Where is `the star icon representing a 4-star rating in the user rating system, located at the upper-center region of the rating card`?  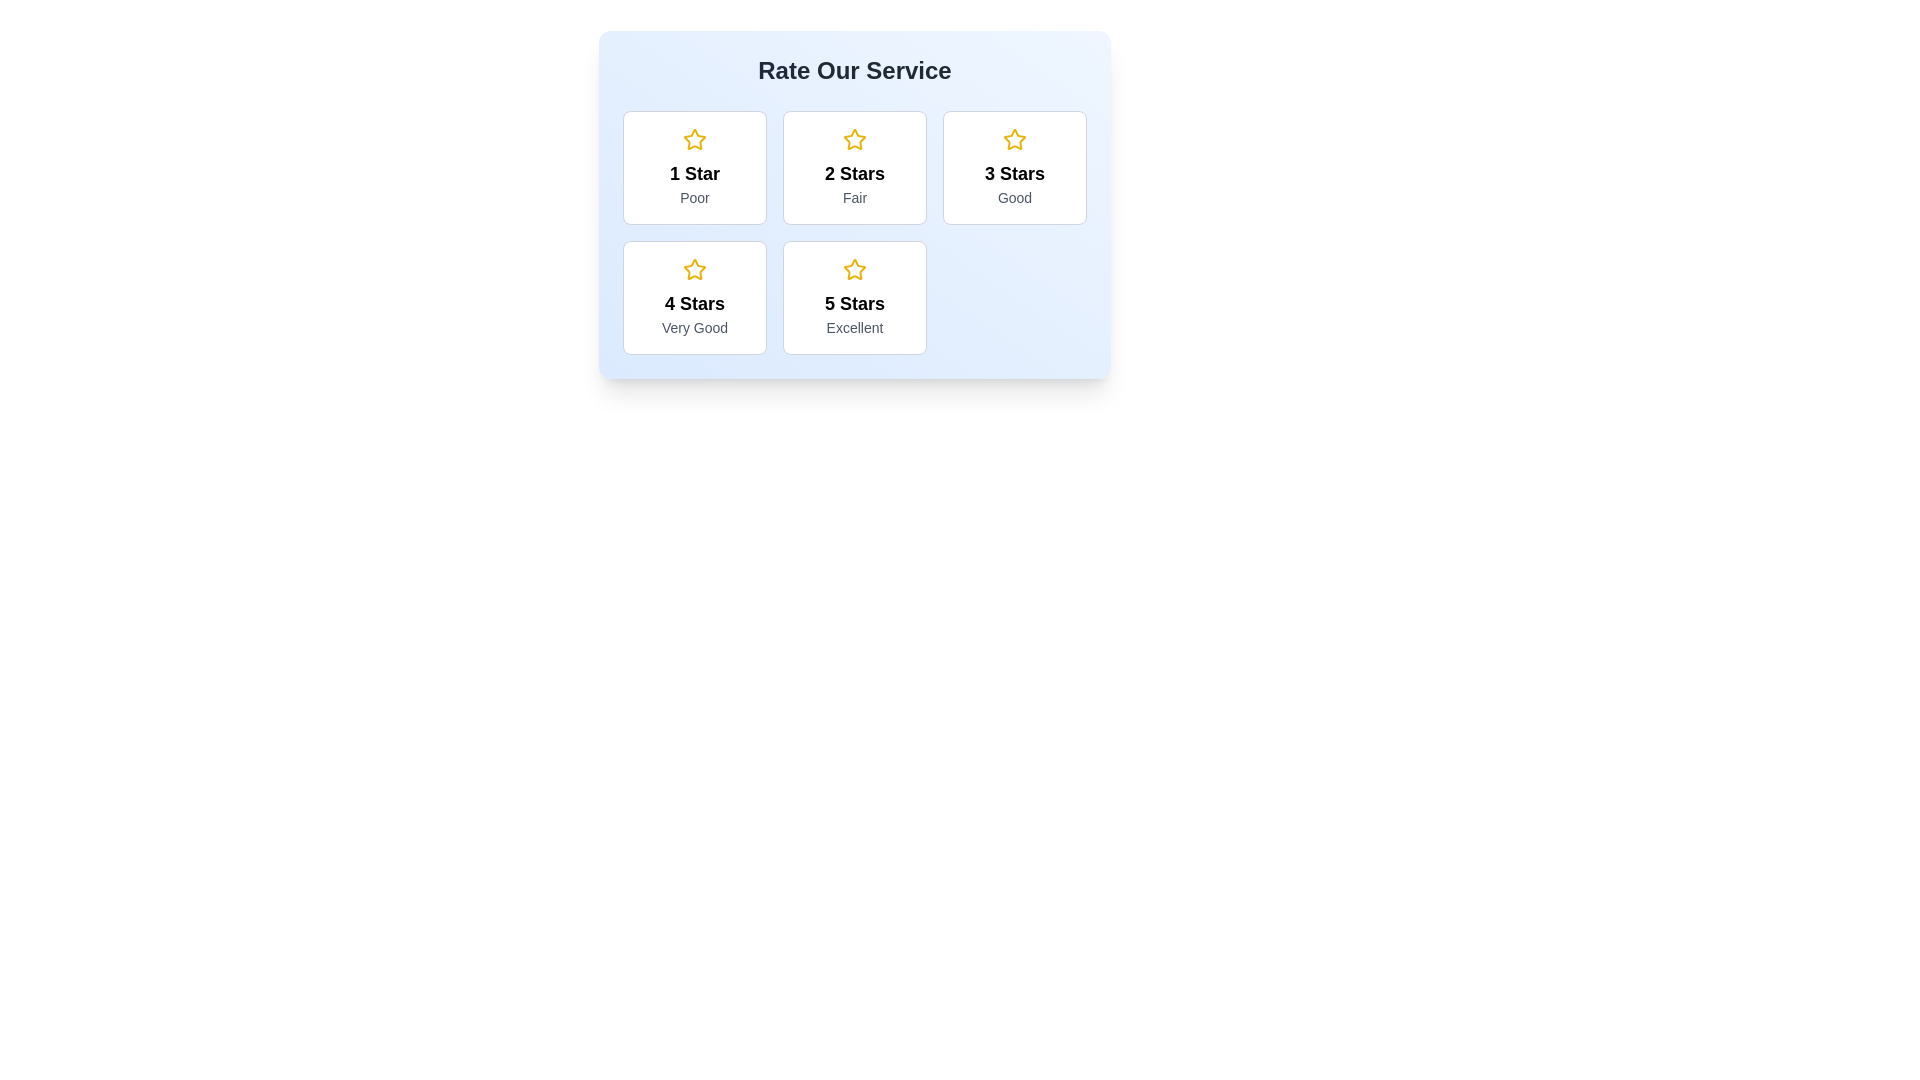 the star icon representing a 4-star rating in the user rating system, located at the upper-center region of the rating card is located at coordinates (695, 270).